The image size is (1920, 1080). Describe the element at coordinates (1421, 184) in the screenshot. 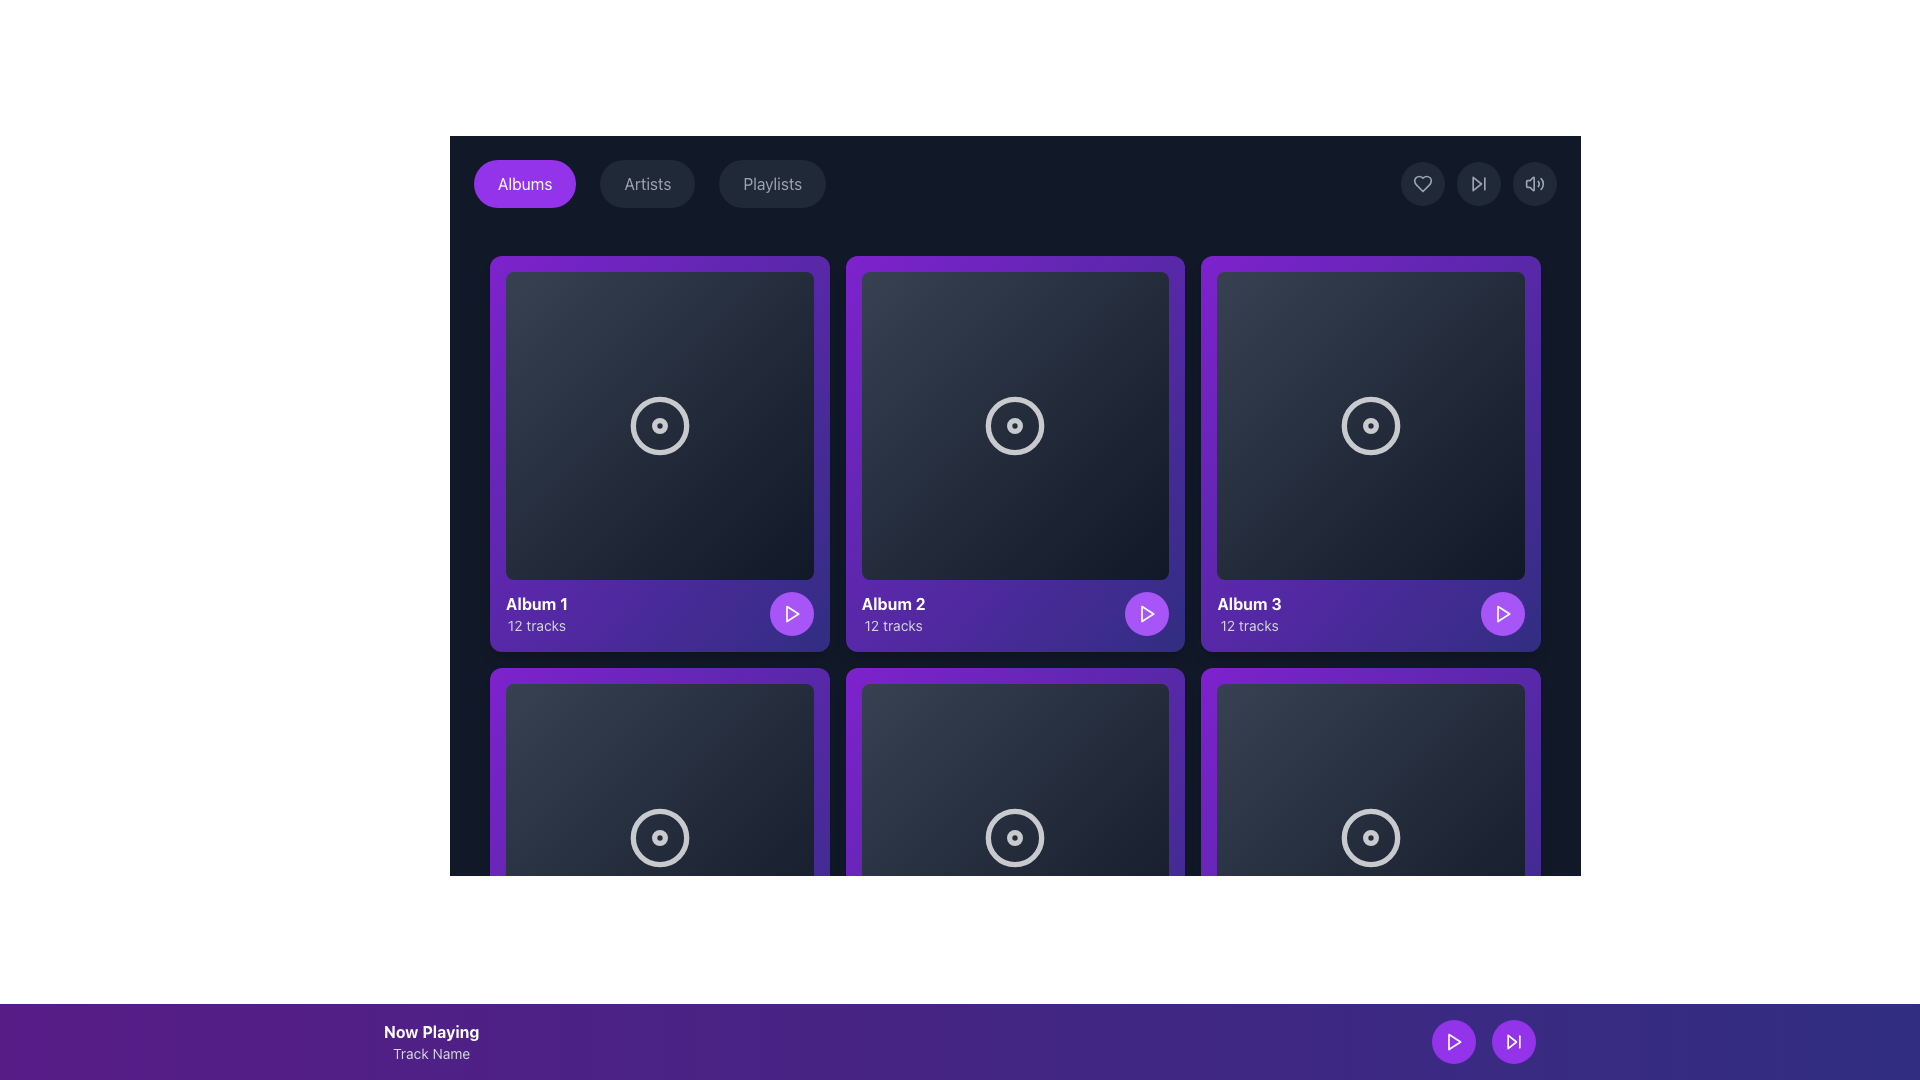

I see `the circular button with a dark gray background and a white outlined heart icon in the center to mark it as favorite` at that location.